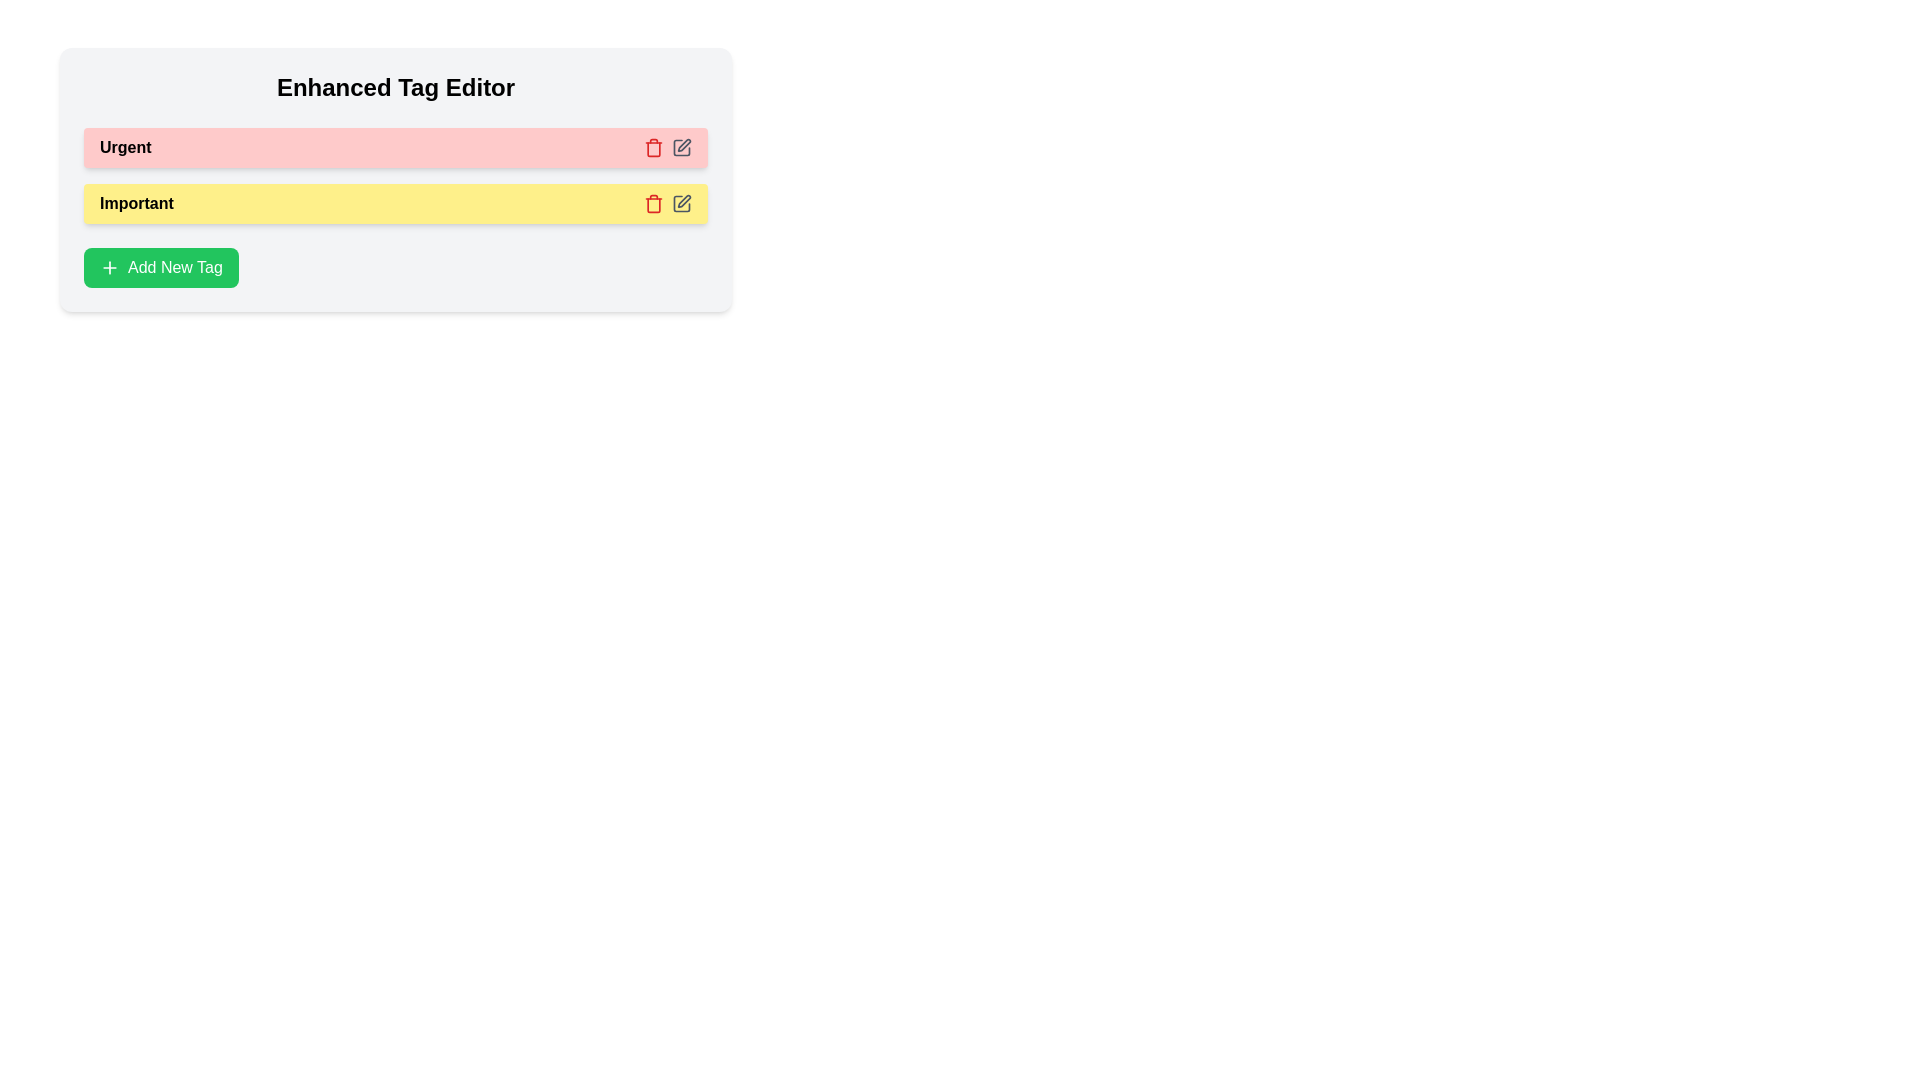 The height and width of the screenshot is (1080, 1920). Describe the element at coordinates (135, 204) in the screenshot. I see `the 'Important' text label displayed in bold on a yellow-highlighted background bar, which is the second item in a list of tags` at that location.